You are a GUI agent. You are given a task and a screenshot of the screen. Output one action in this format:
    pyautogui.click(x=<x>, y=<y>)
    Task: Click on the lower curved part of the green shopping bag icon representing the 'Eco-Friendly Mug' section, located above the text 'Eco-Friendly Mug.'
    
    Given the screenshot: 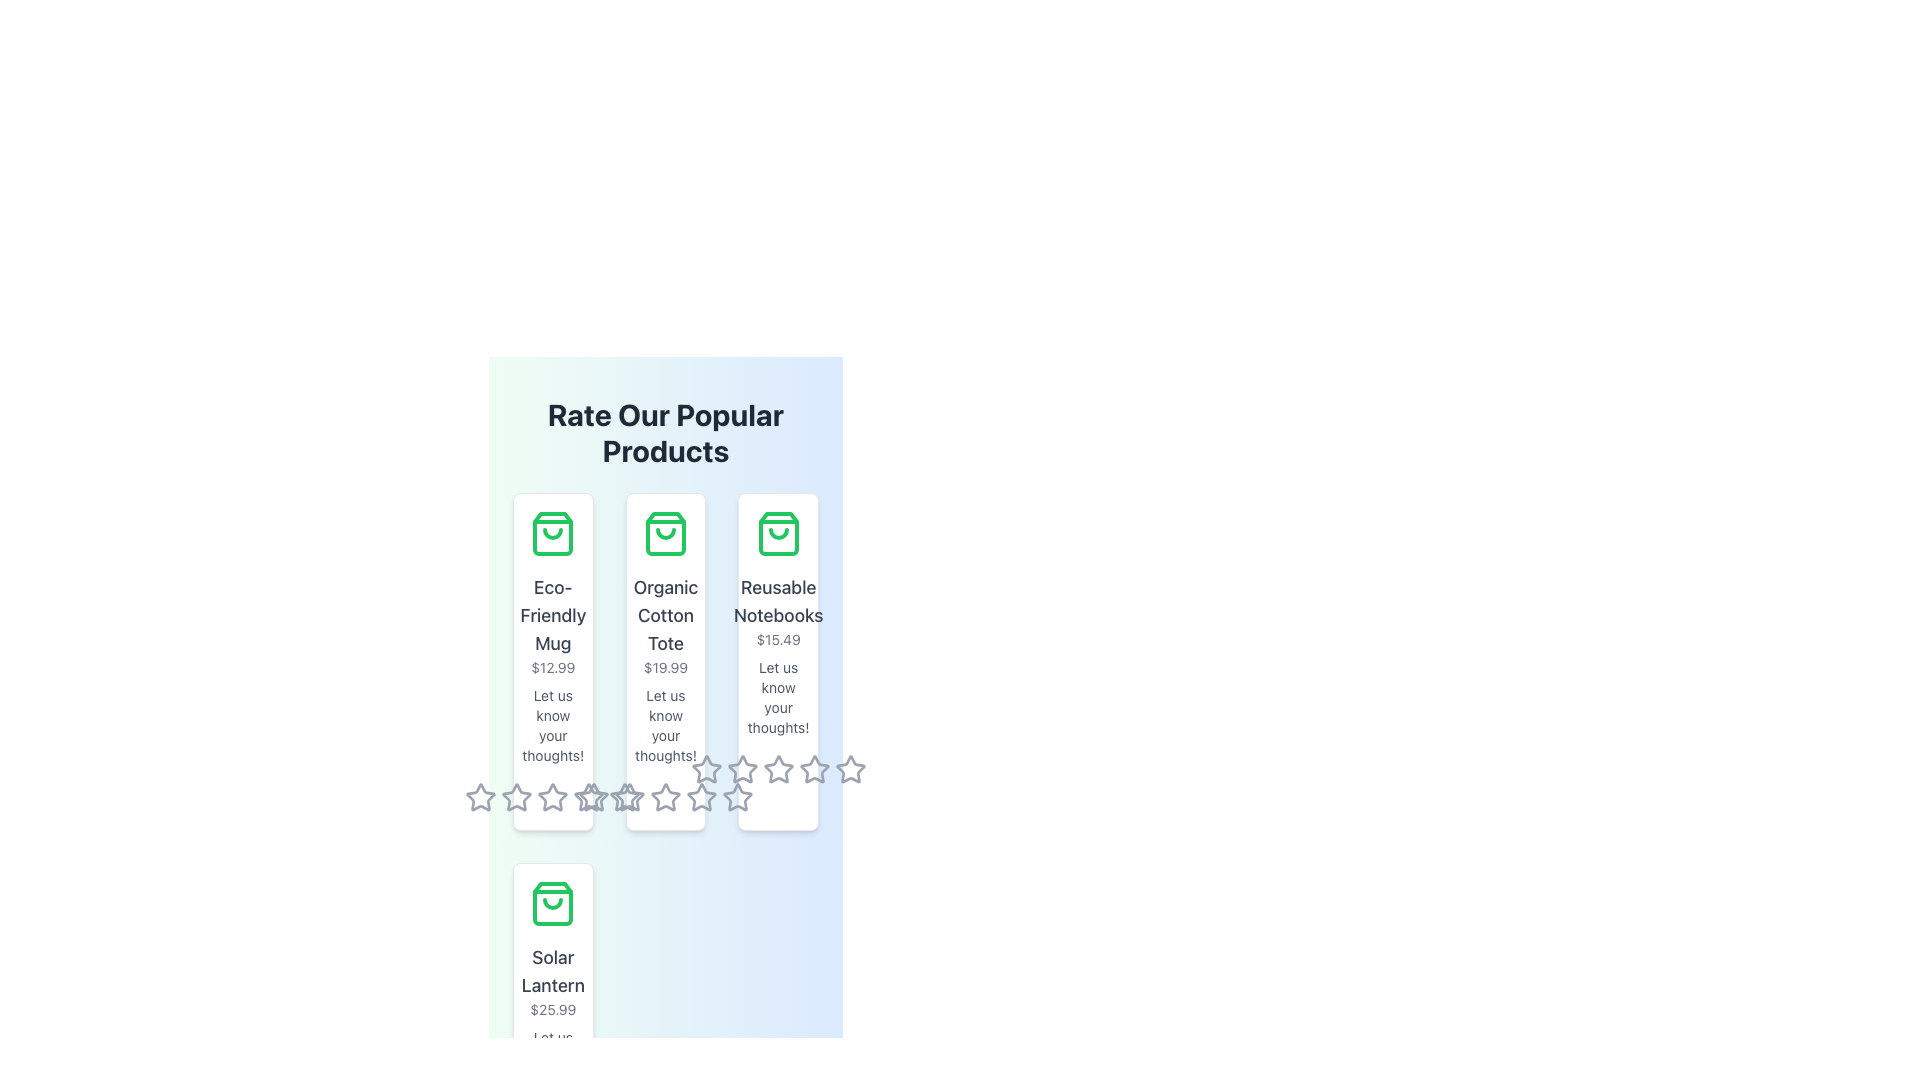 What is the action you would take?
    pyautogui.click(x=553, y=532)
    